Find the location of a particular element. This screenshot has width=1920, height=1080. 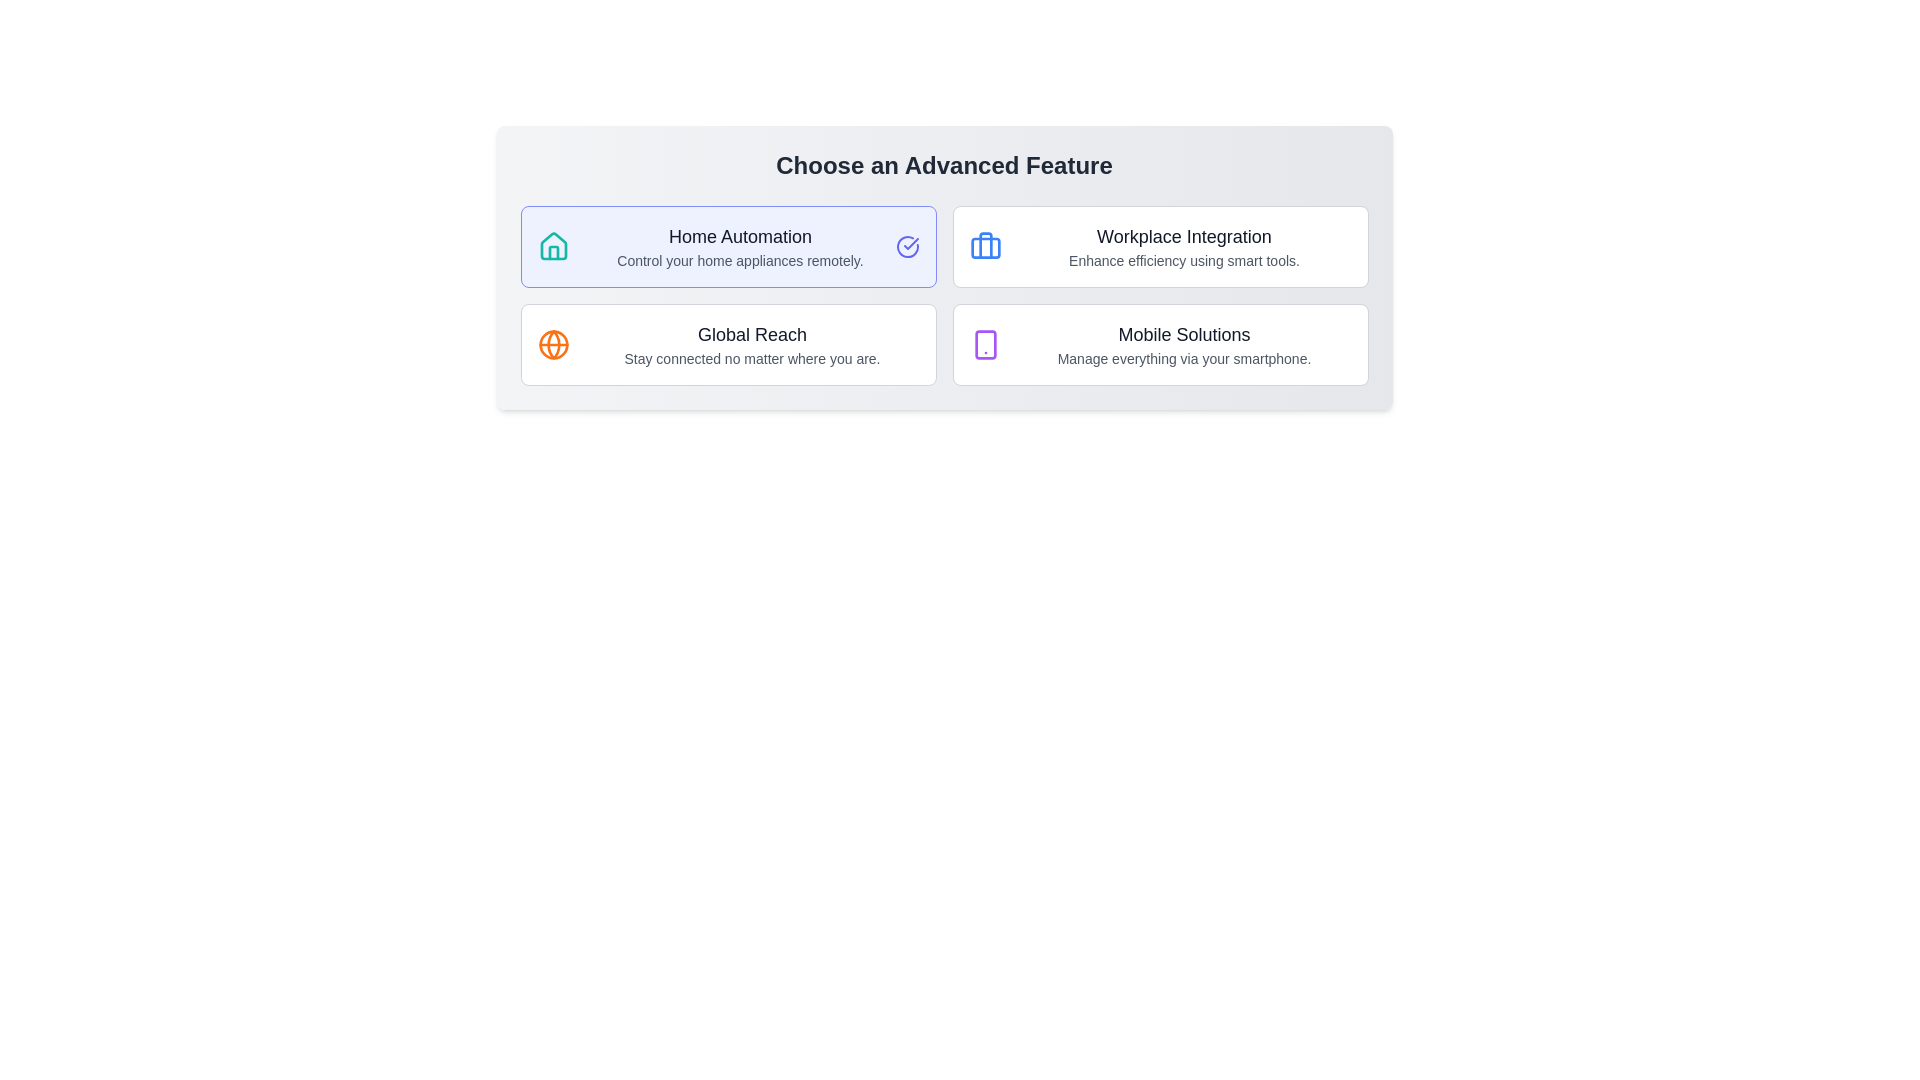

the 'Global Reach' icon, which is located to the left of the text content 'Global Reach' in the second card of the grid is located at coordinates (553, 343).